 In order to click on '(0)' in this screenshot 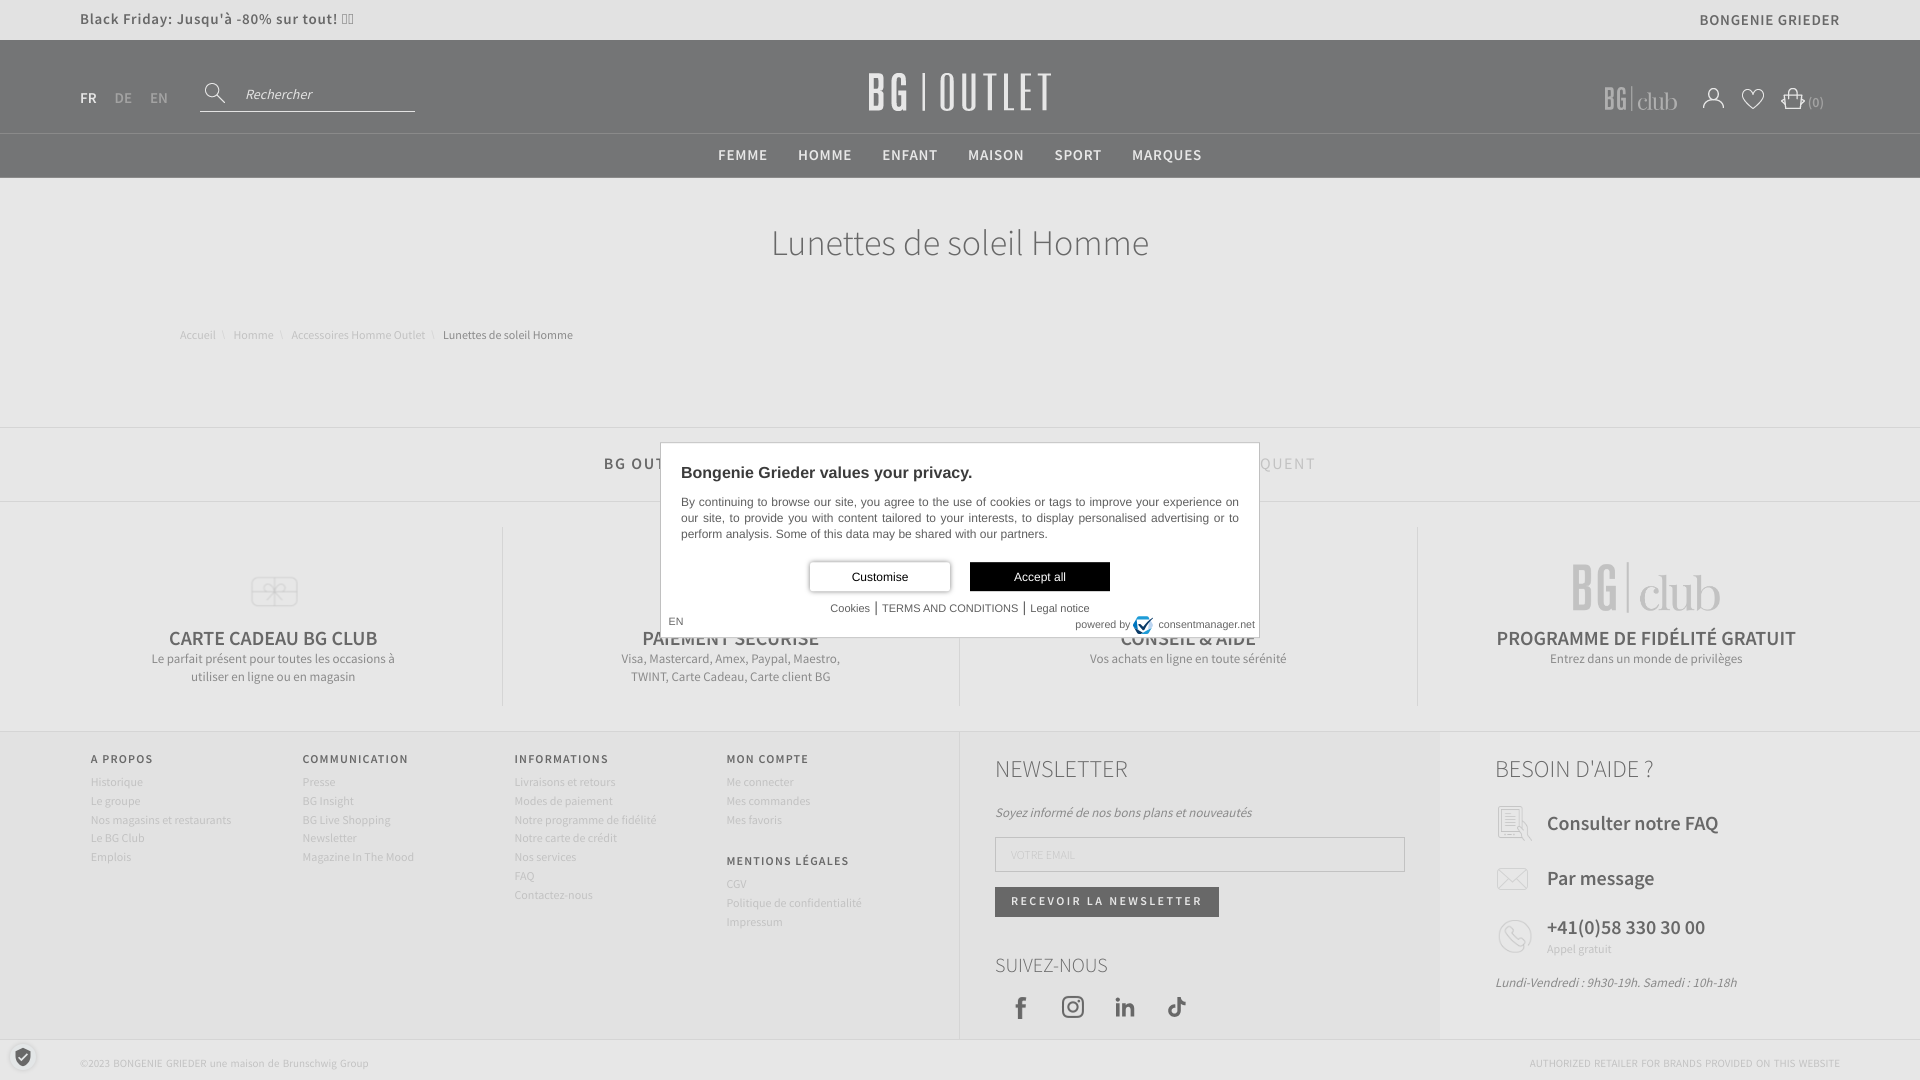, I will do `click(1797, 98)`.